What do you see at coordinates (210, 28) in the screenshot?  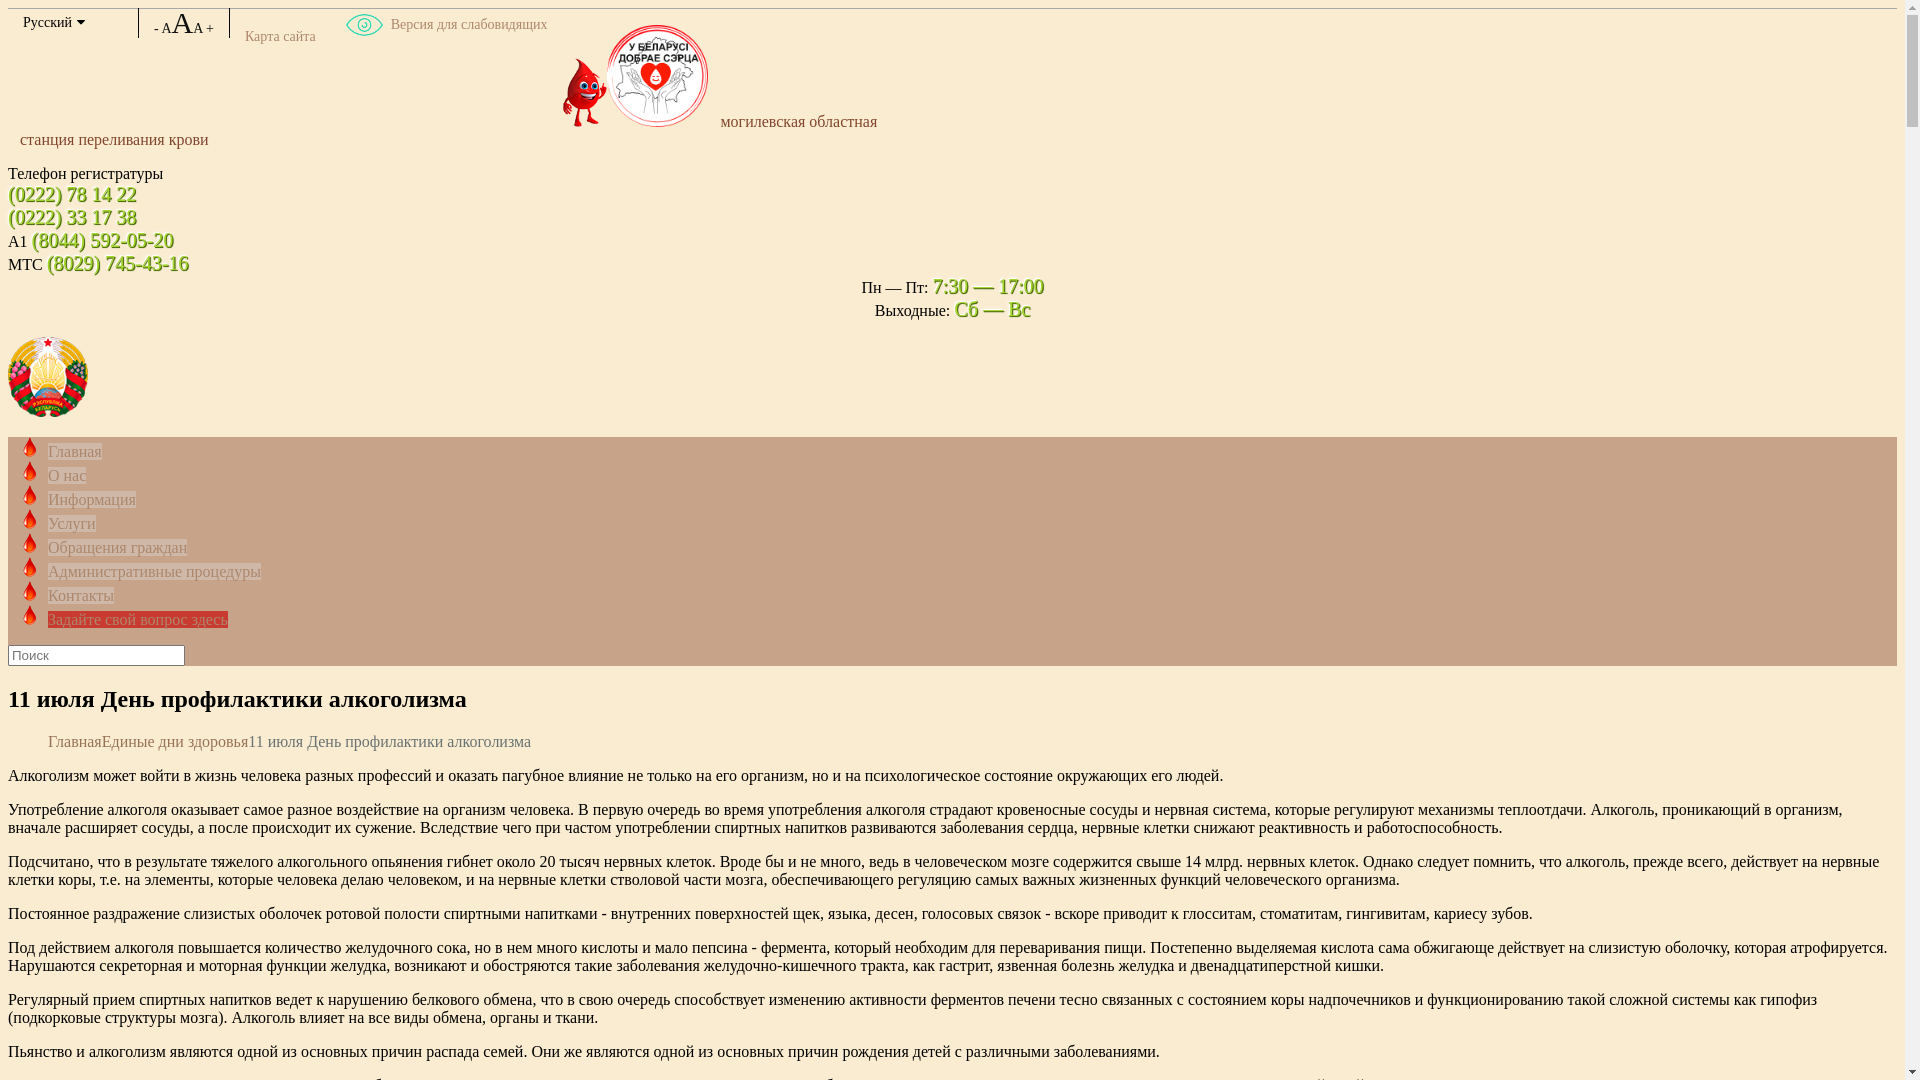 I see `'+'` at bounding box center [210, 28].